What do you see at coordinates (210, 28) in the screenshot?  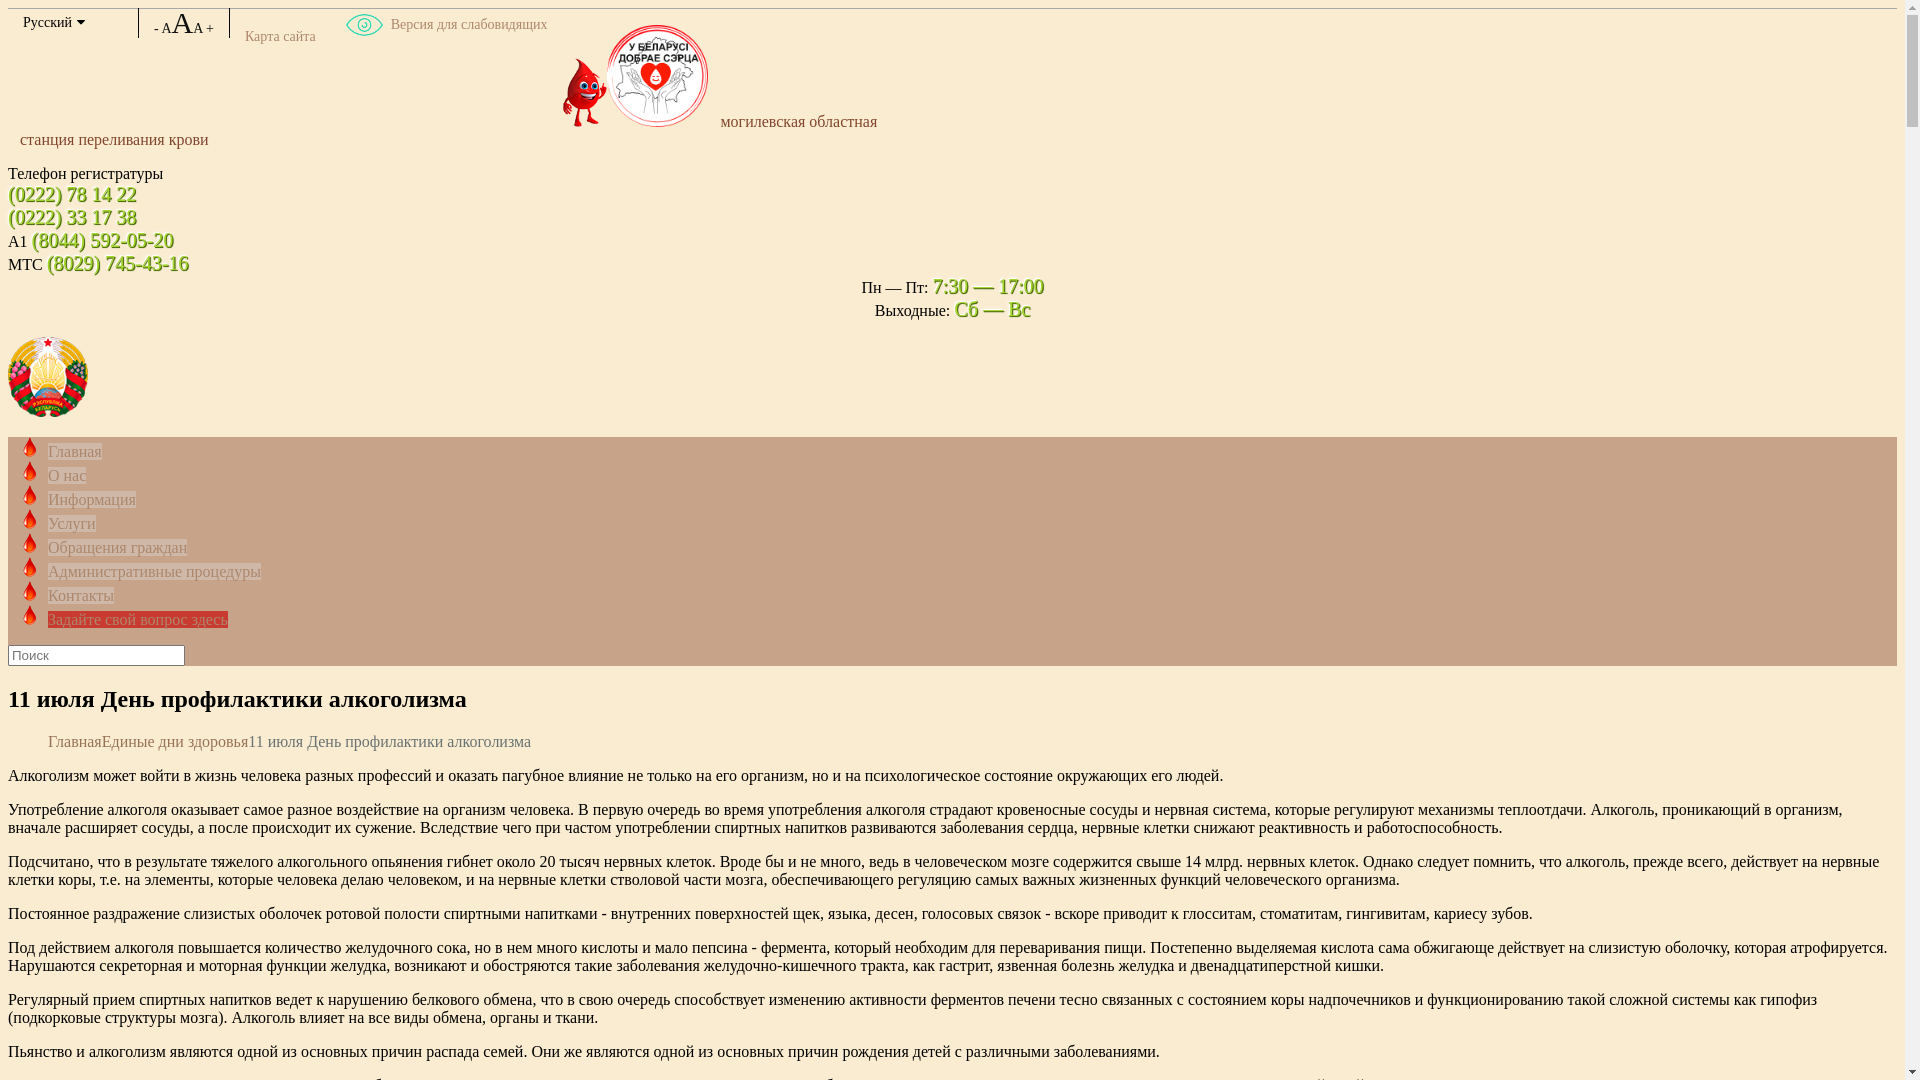 I see `'+'` at bounding box center [210, 28].